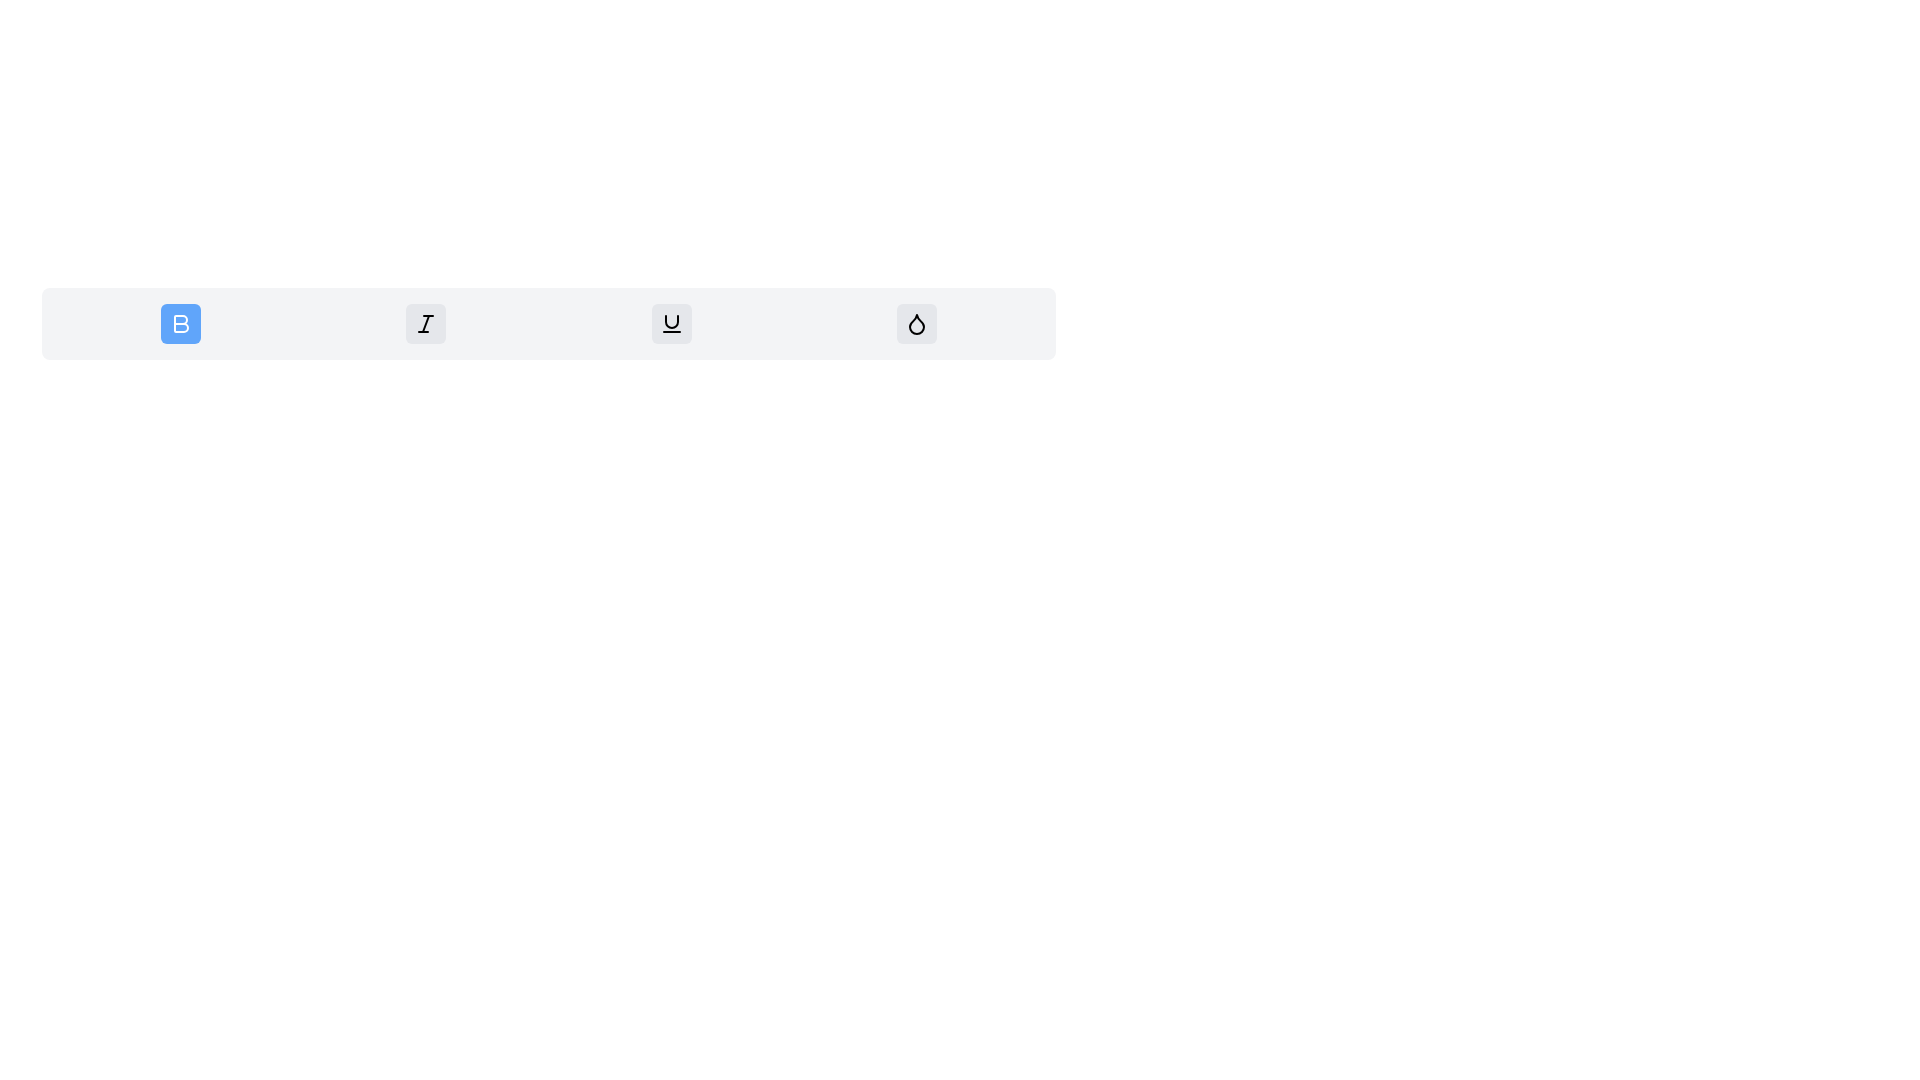 This screenshot has width=1920, height=1080. Describe the element at coordinates (181, 323) in the screenshot. I see `the button icon styled in blue with the letter 'B' in a bold font` at that location.